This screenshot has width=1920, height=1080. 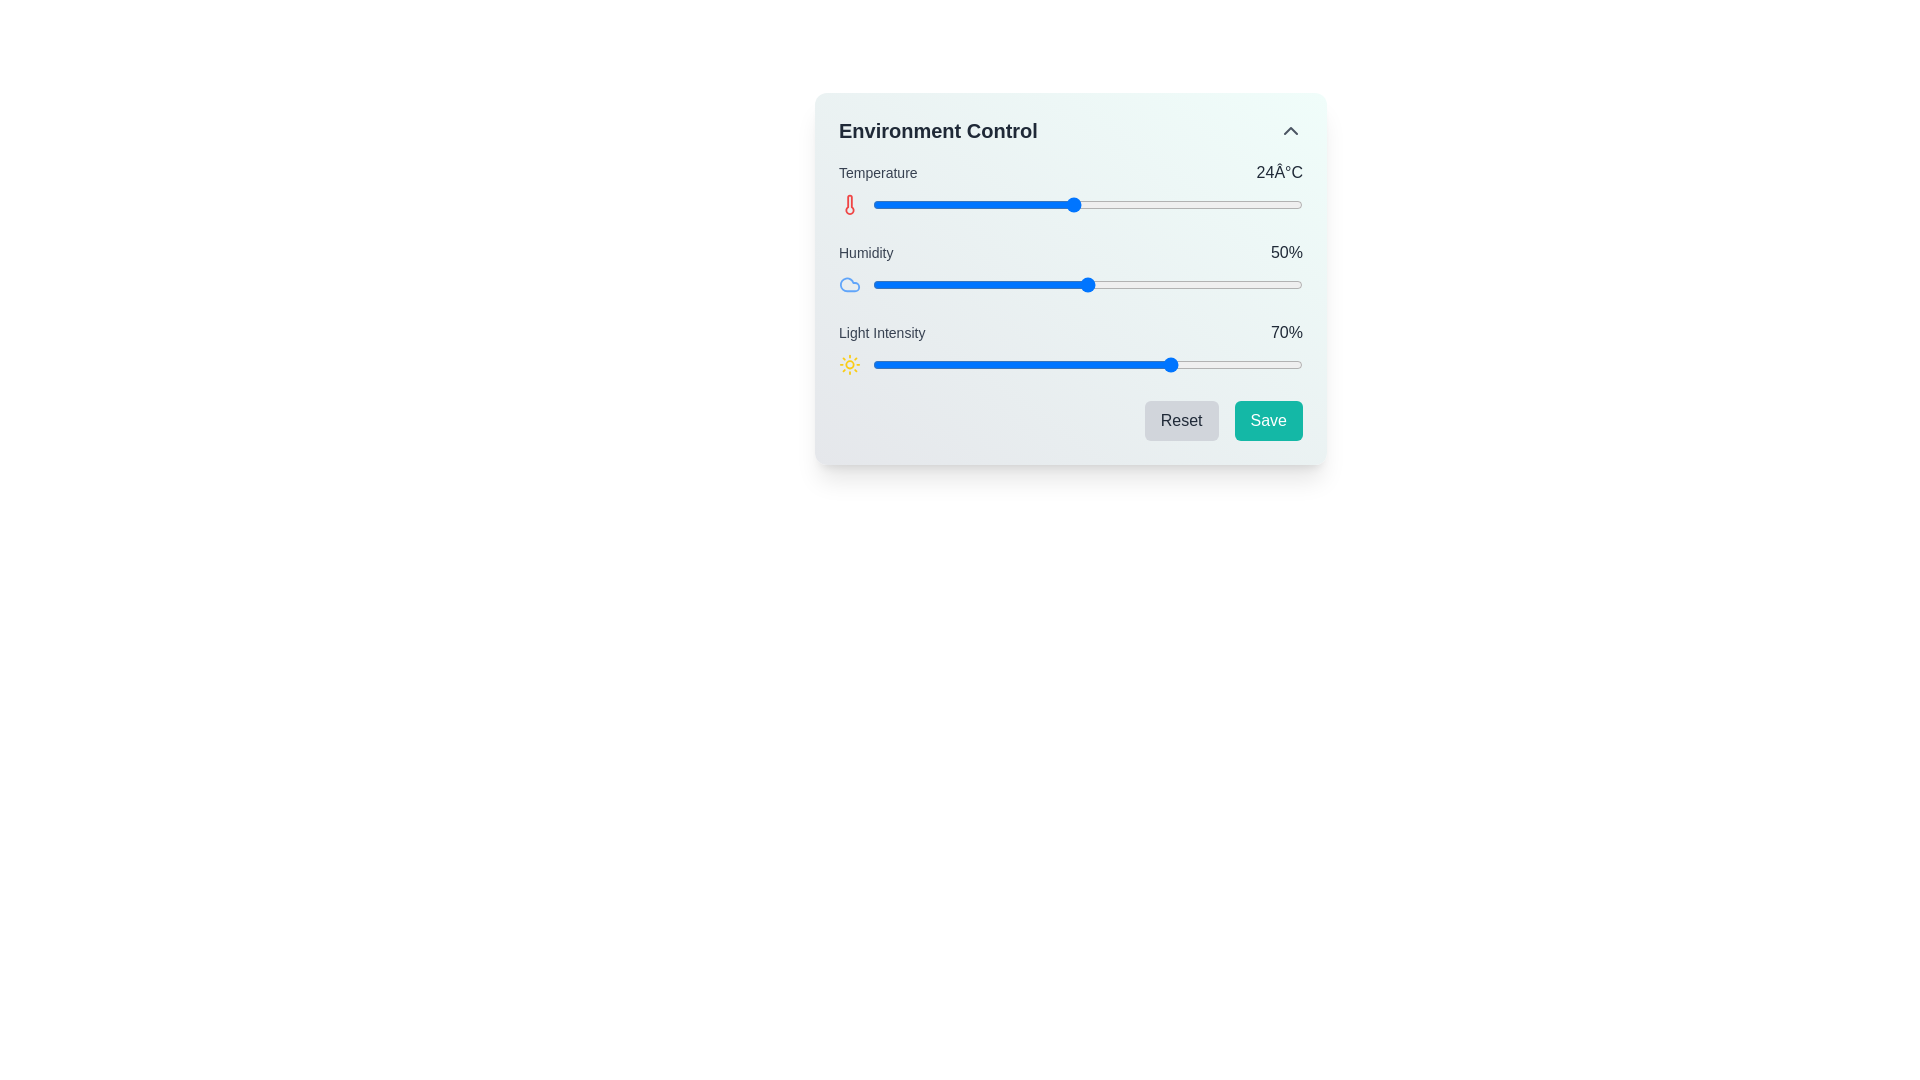 What do you see at coordinates (1286, 331) in the screenshot?
I see `the percentage value '70%' text label, which is styled with bold text in dark gray, located to the right of the 'Light Intensity' label in the third row under the 'Humidity' slider section` at bounding box center [1286, 331].